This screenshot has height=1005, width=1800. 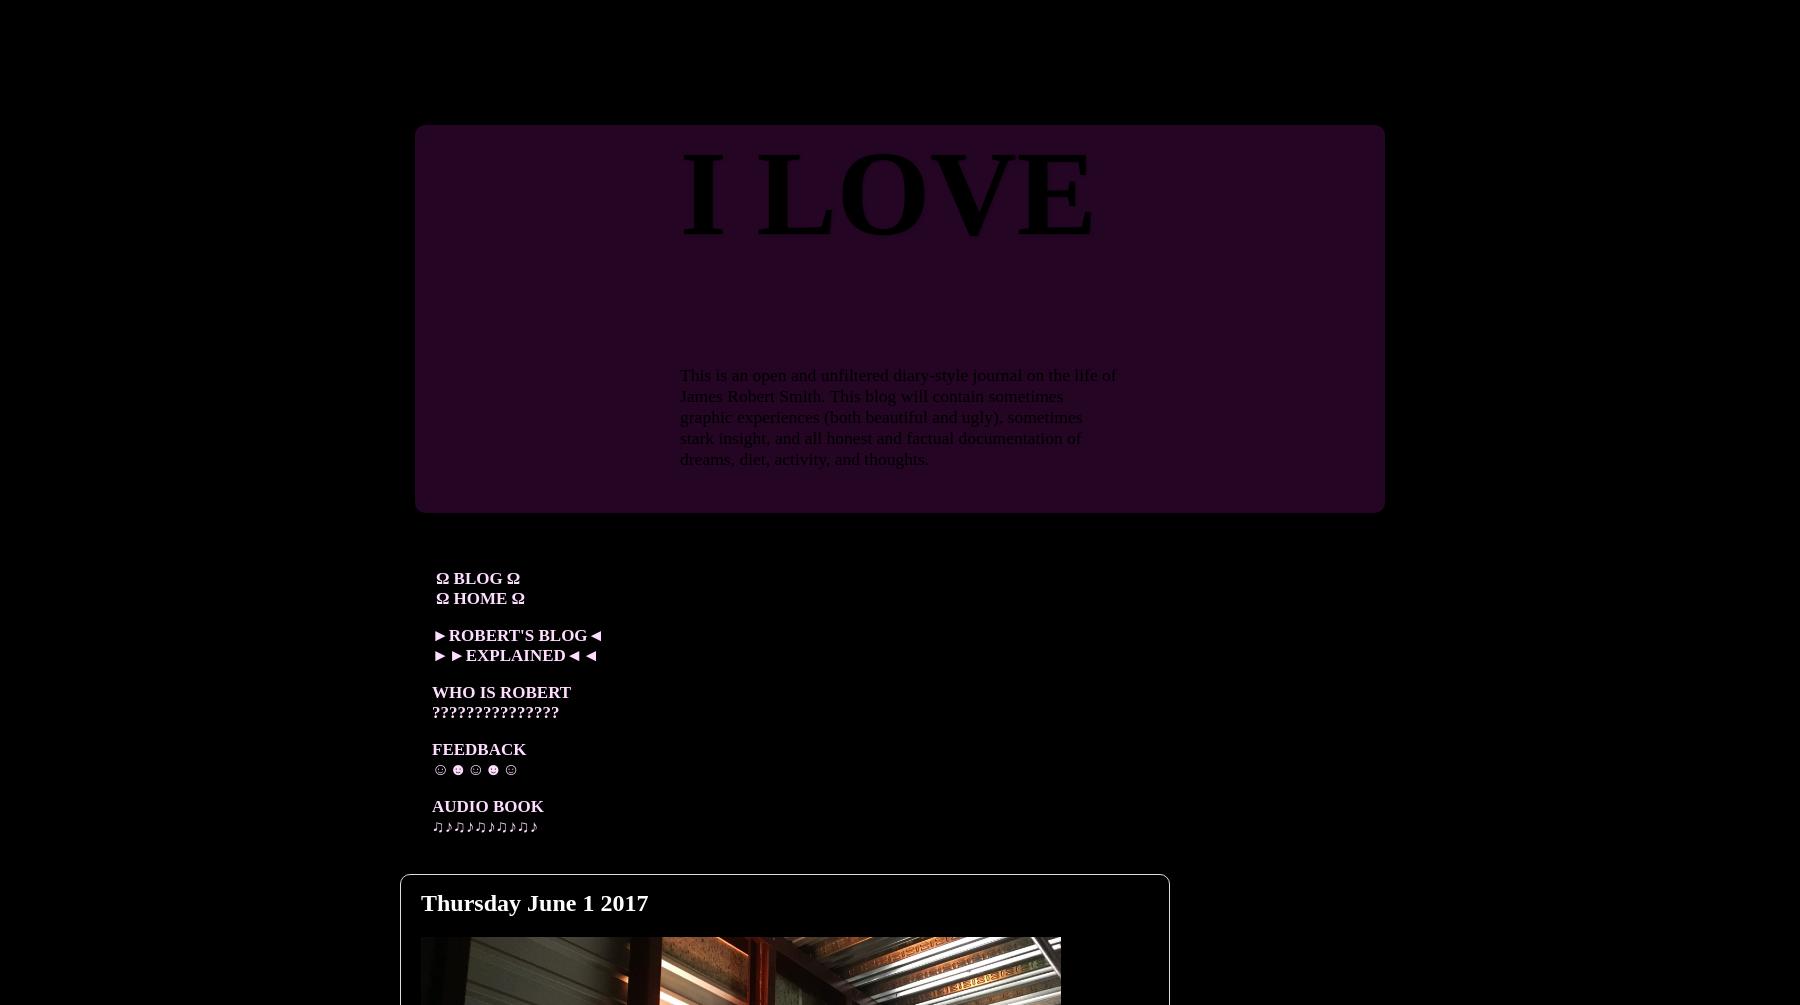 I want to click on 'Ω HOME Ω', so click(x=479, y=596).